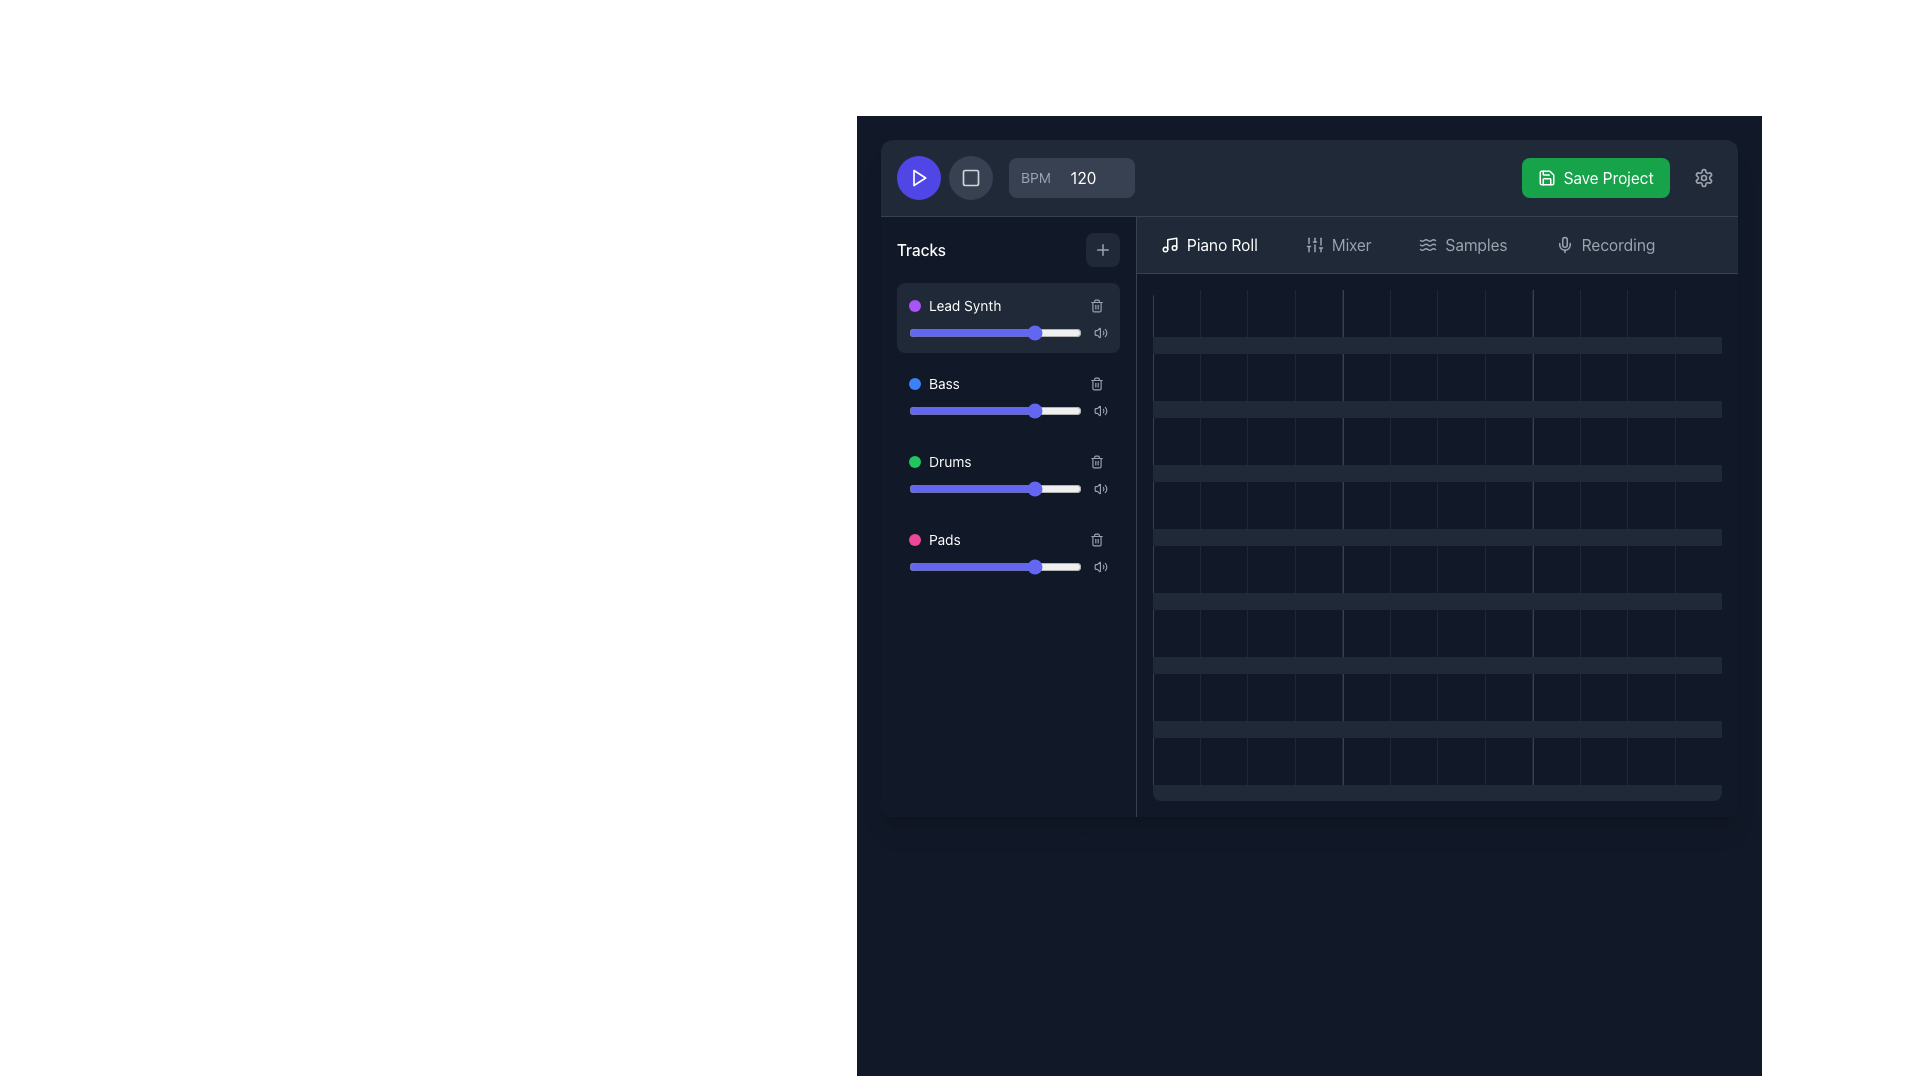 The width and height of the screenshot is (1920, 1080). Describe the element at coordinates (988, 489) in the screenshot. I see `the slider` at that location.